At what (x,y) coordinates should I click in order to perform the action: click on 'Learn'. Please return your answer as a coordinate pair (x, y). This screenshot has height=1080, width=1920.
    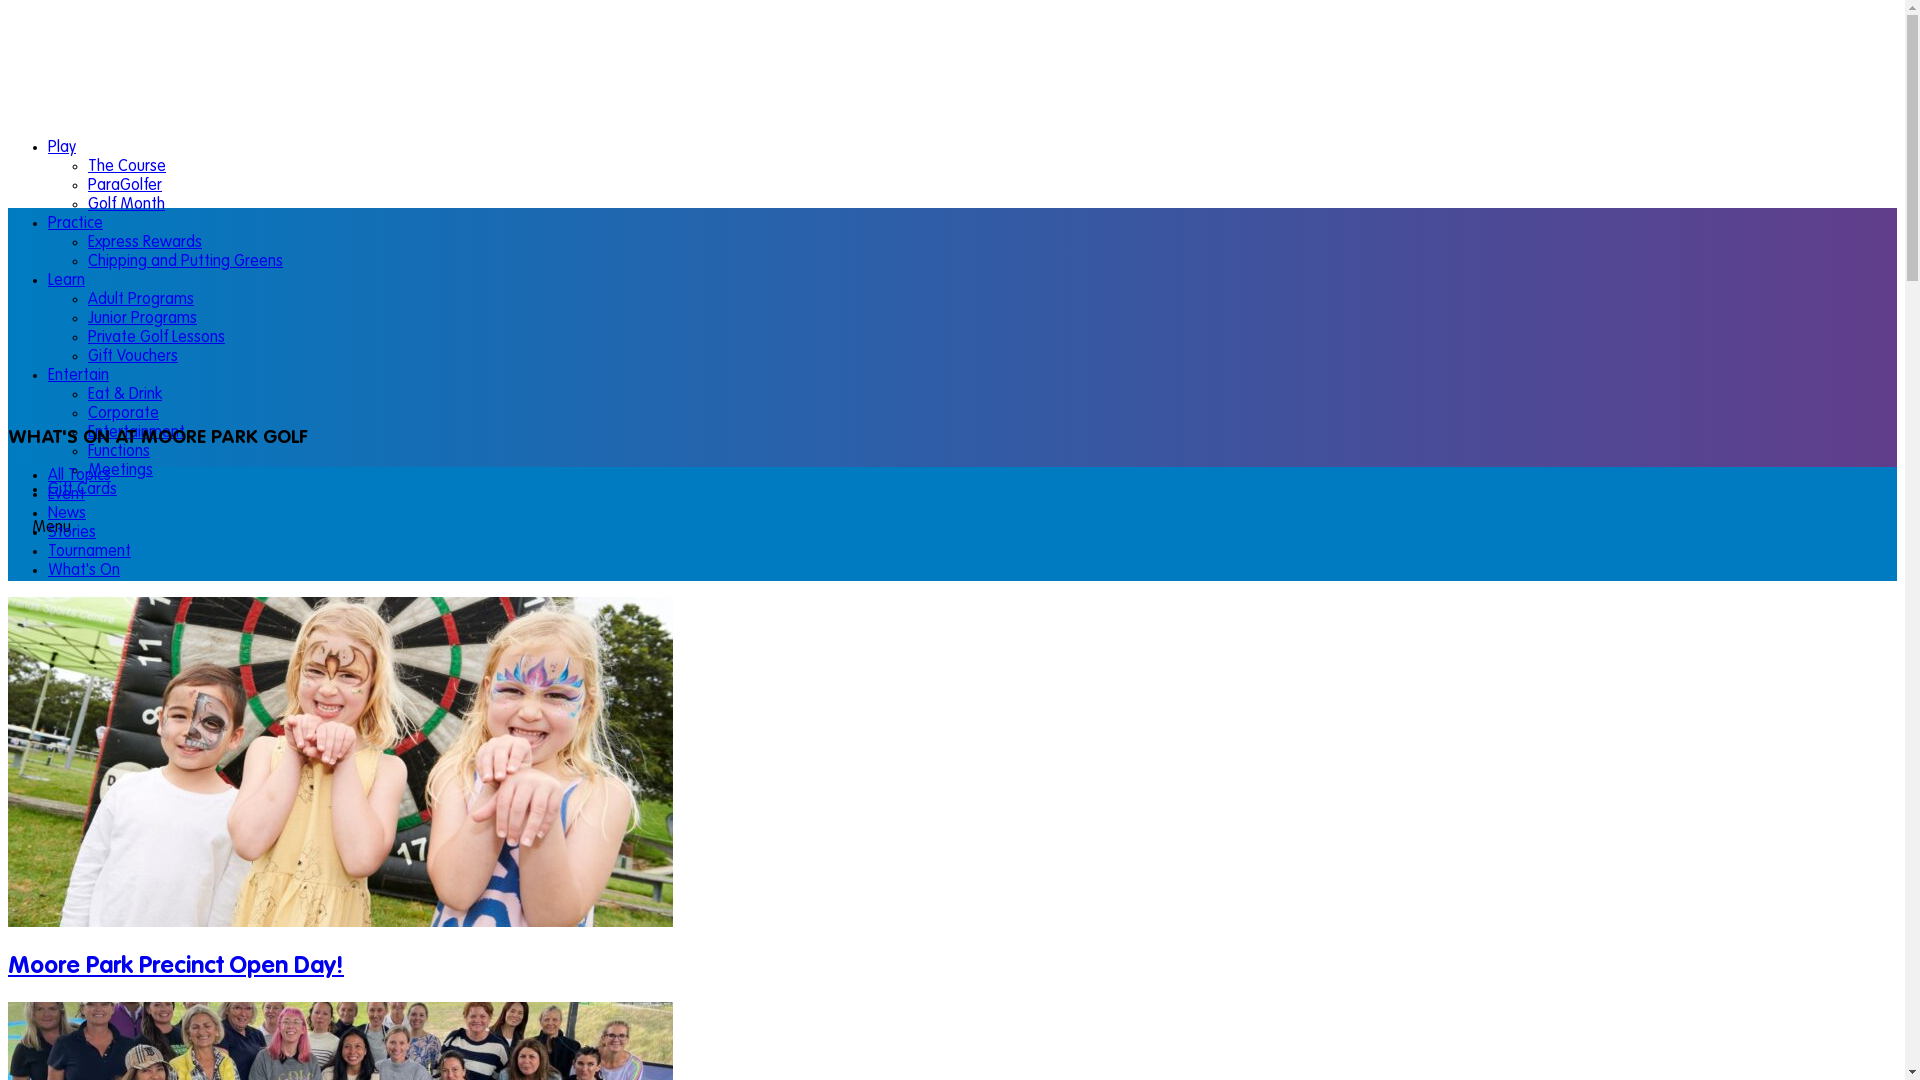
    Looking at the image, I should click on (66, 281).